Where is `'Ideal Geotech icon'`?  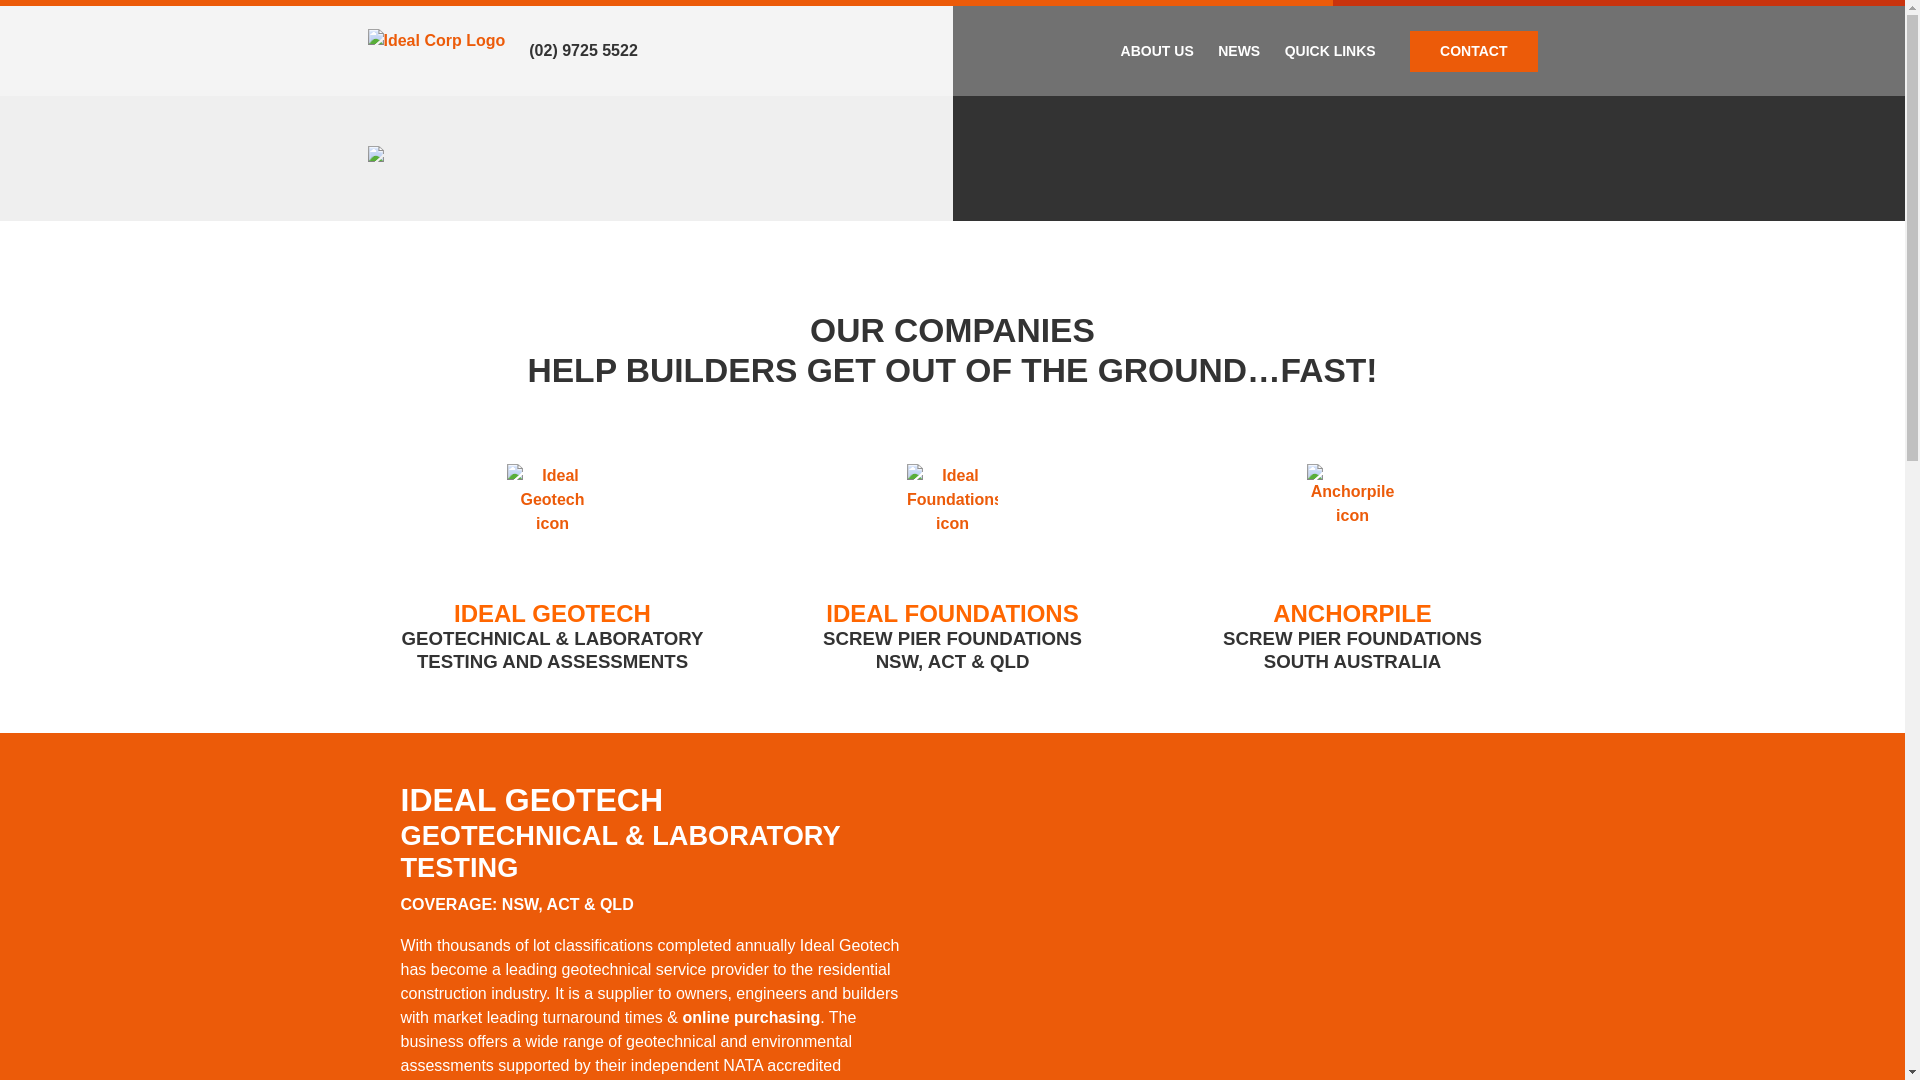
'Ideal Geotech icon' is located at coordinates (507, 512).